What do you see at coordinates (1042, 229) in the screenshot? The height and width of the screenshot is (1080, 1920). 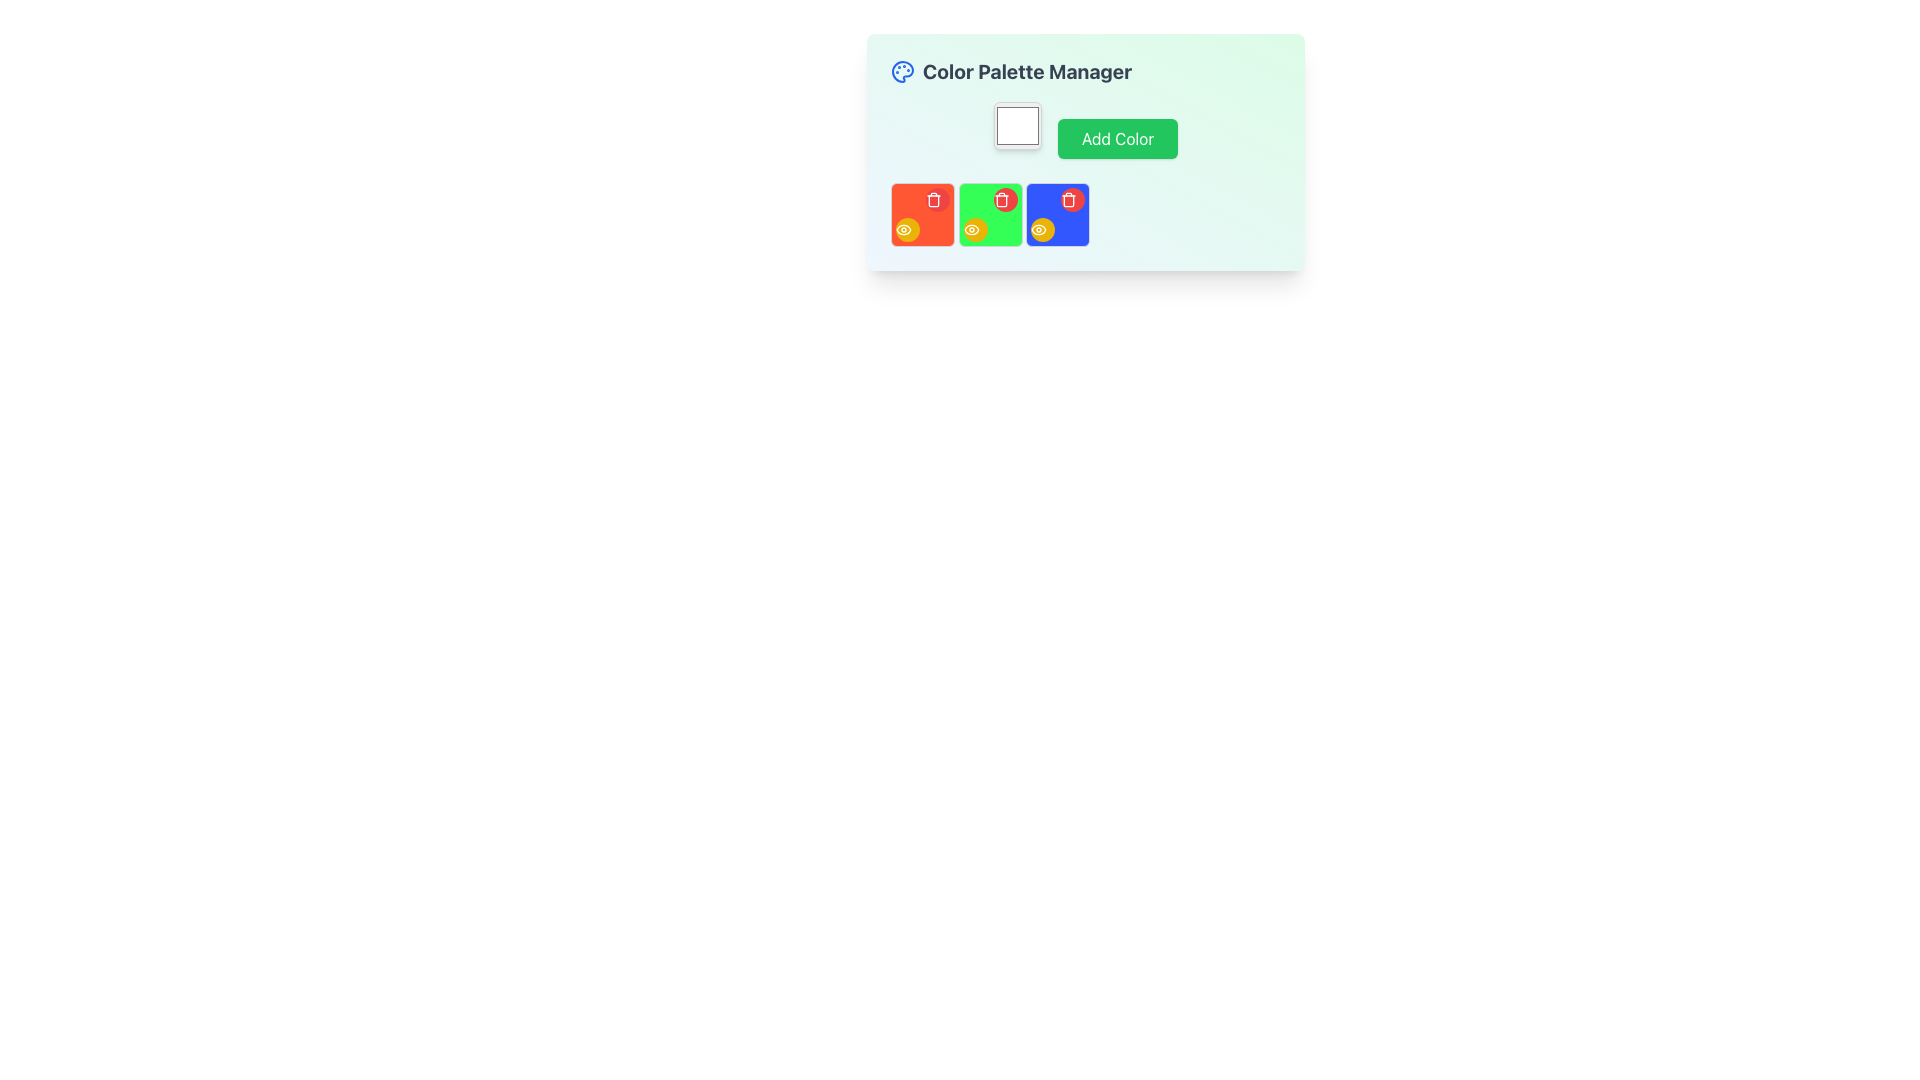 I see `the circular button with a yellow background and a white eye-shaped icon located in the bottom-left corner of the blue square card in the color palette manager interface` at bounding box center [1042, 229].